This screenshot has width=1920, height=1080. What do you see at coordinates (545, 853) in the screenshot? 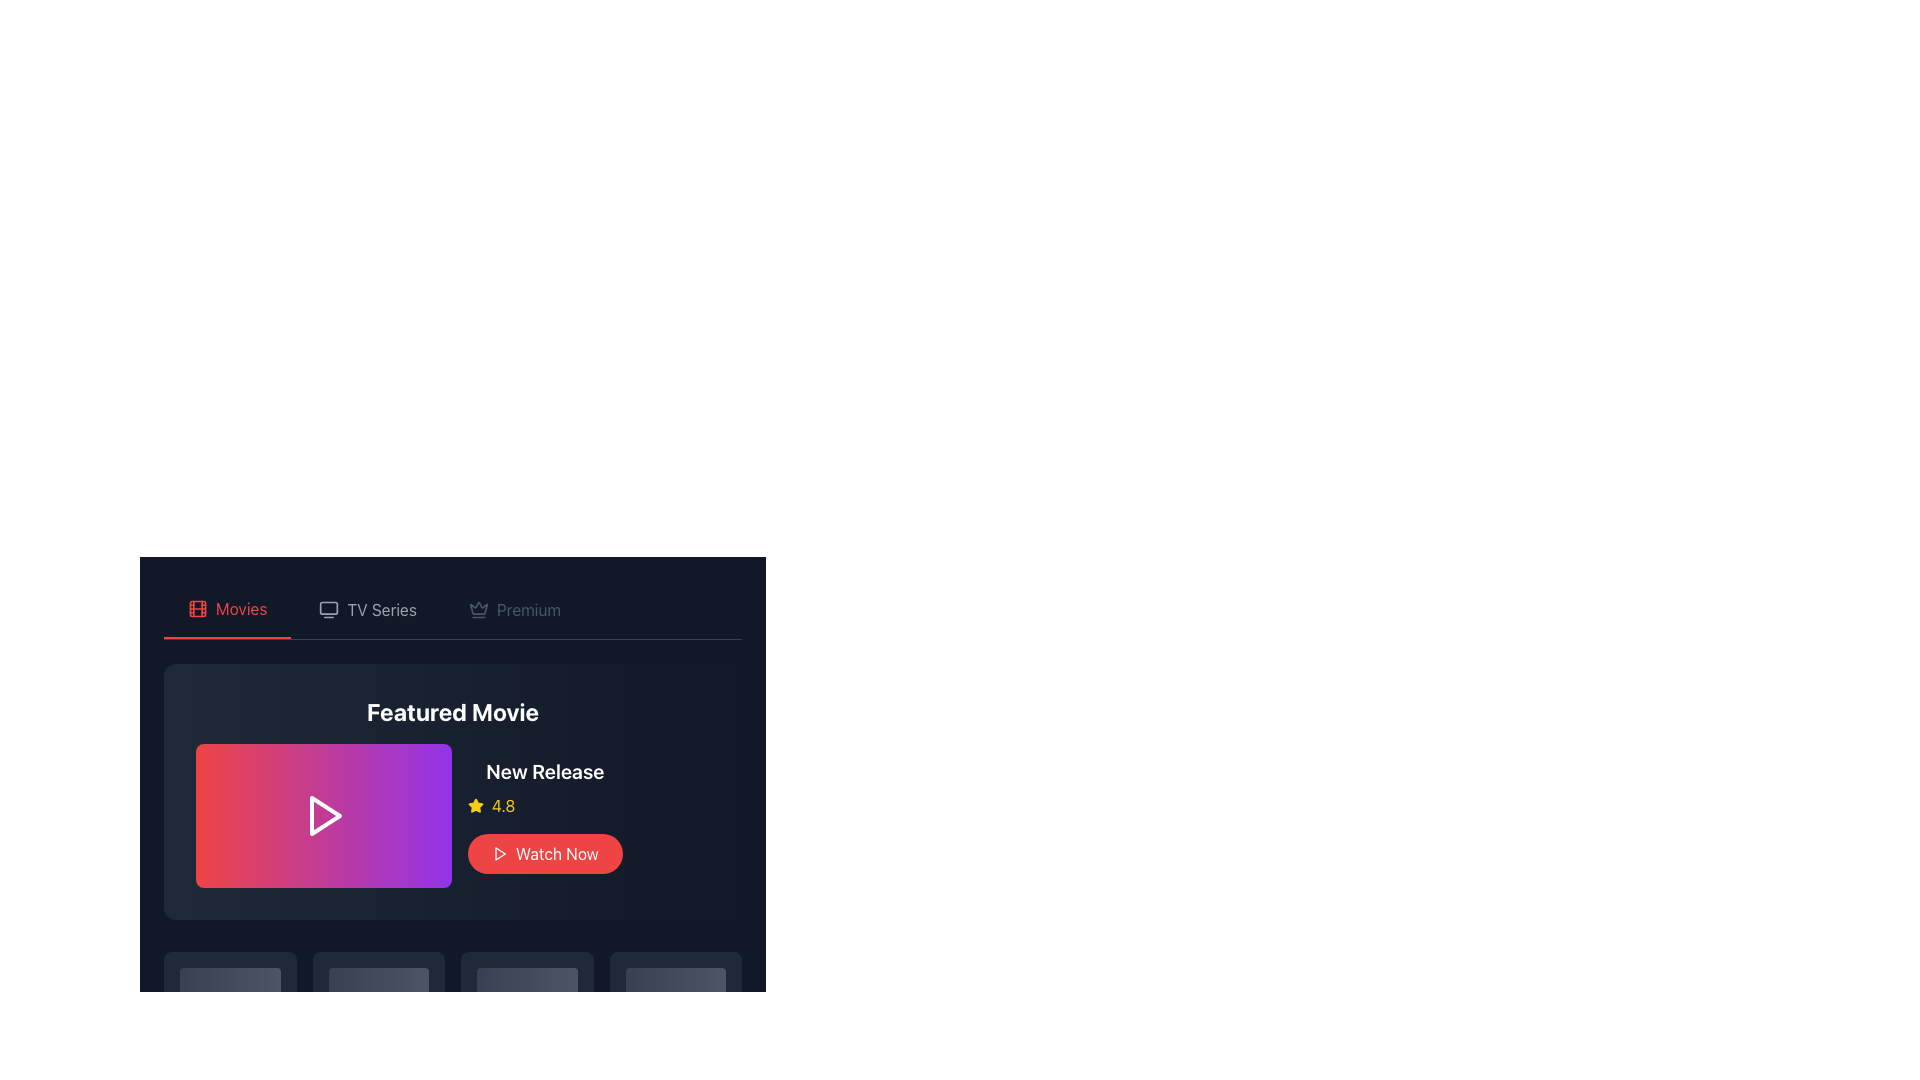
I see `the red 'Watch Now' button with rounded edges, featuring a play icon on the left, located below the '4.8' rating in the 'New Release' section` at bounding box center [545, 853].